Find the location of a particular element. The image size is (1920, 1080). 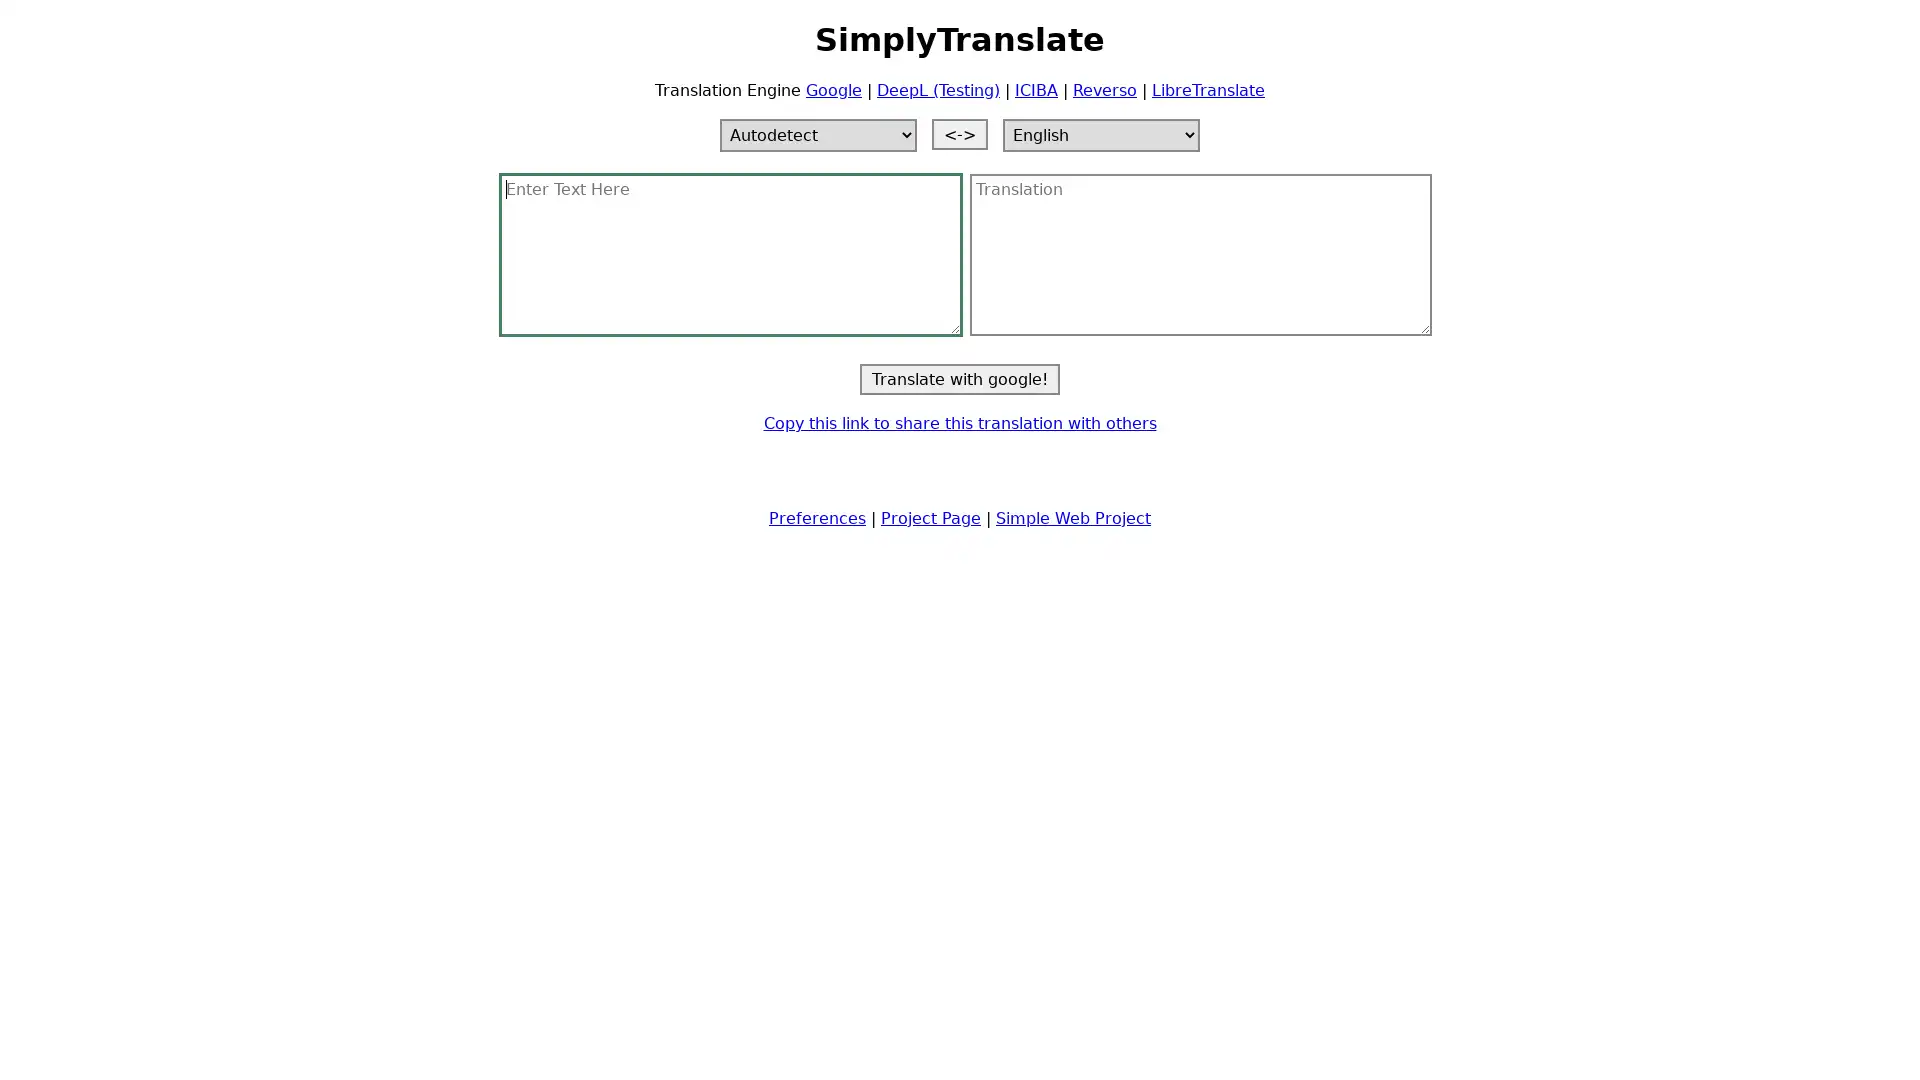

Translate with google! is located at coordinates (960, 378).